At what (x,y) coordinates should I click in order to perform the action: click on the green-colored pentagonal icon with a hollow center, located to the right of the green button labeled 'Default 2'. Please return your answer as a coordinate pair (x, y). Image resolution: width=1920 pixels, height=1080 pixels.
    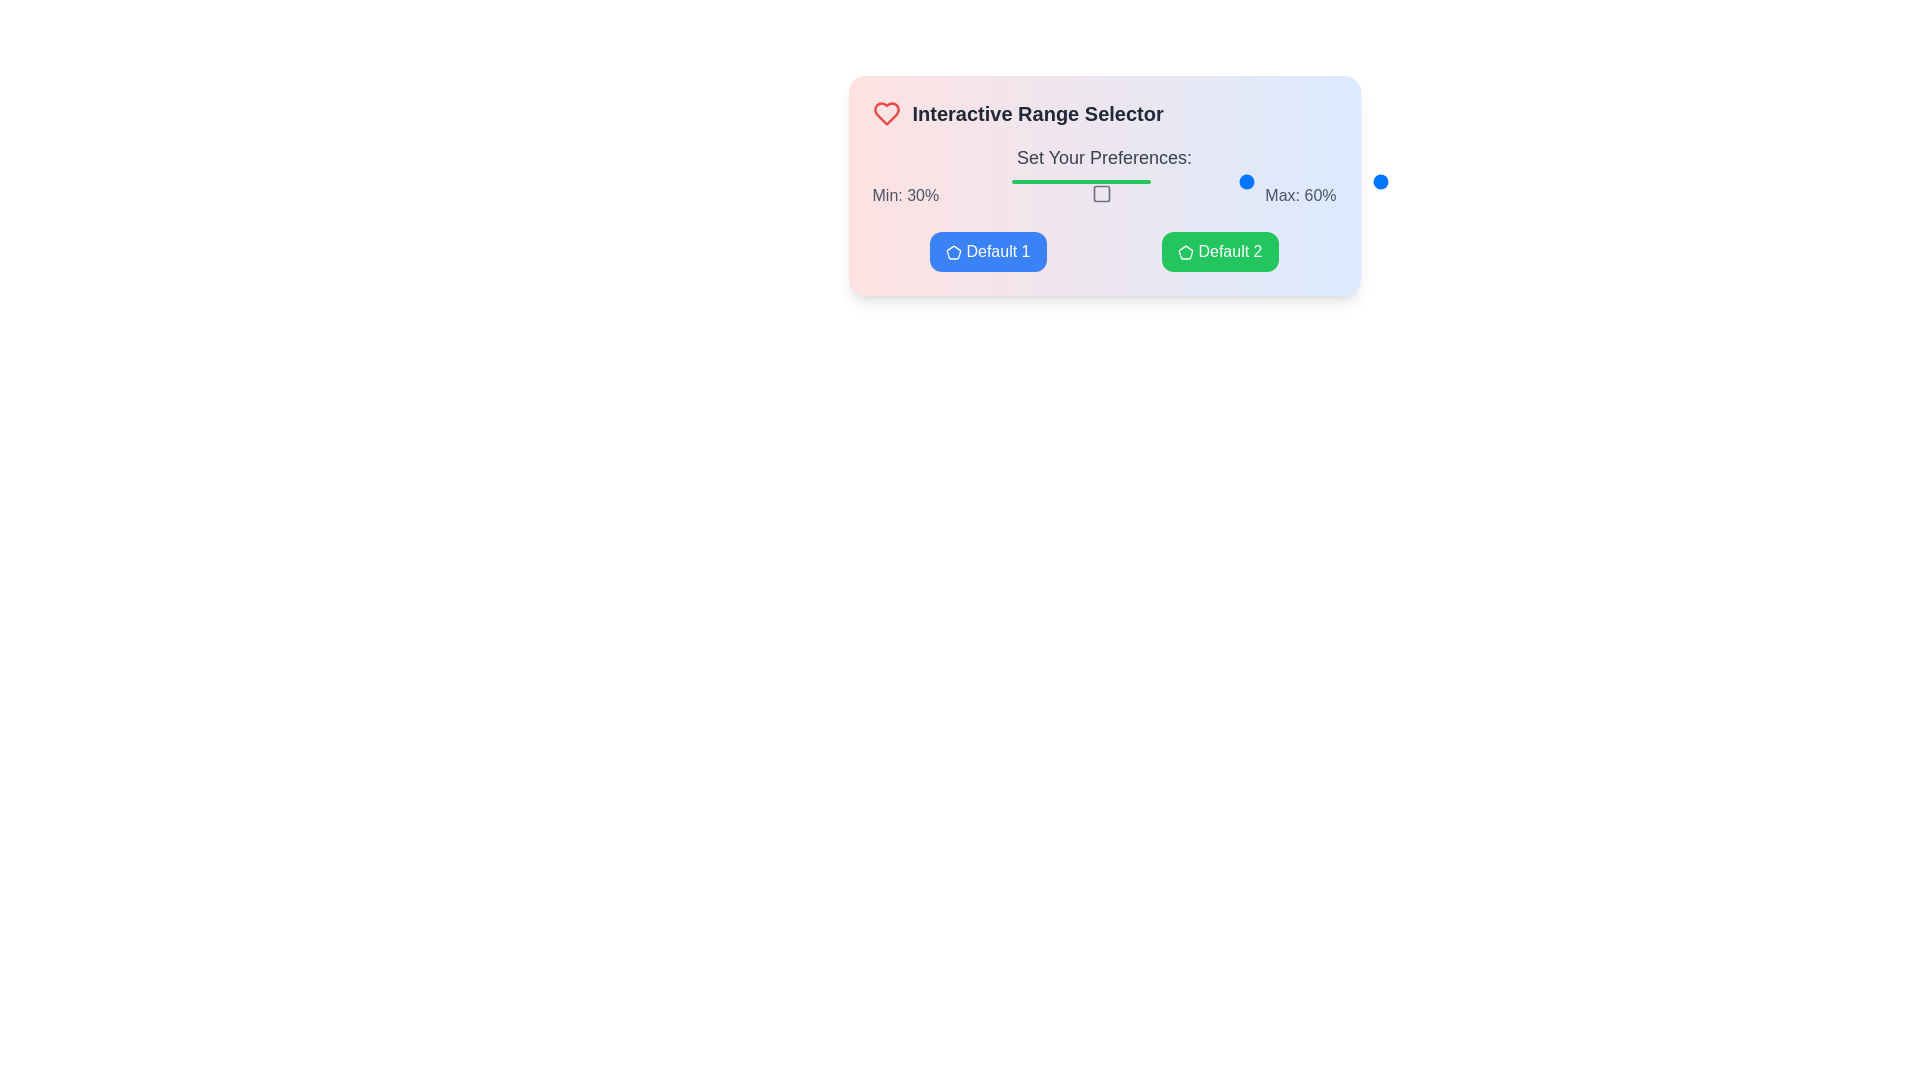
    Looking at the image, I should click on (1186, 251).